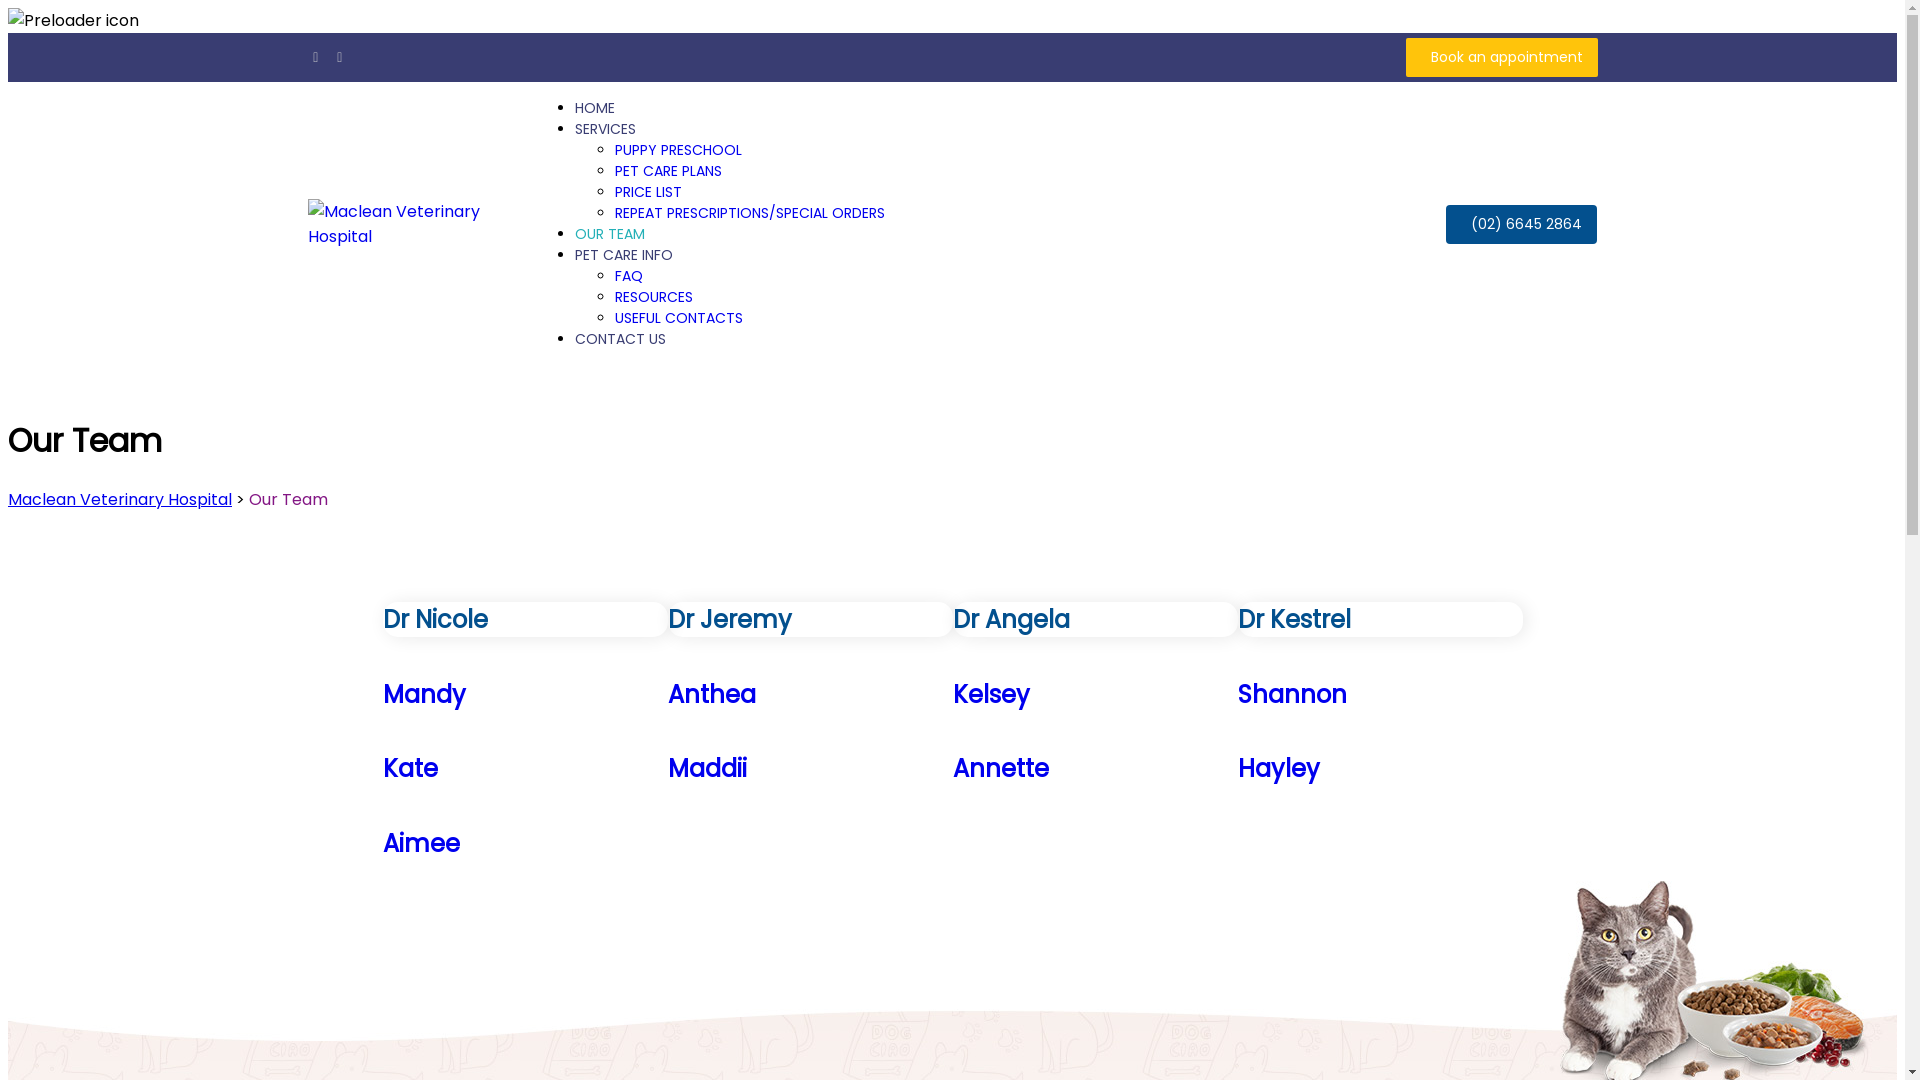  I want to click on 'Dr Kestrel', so click(1379, 618).